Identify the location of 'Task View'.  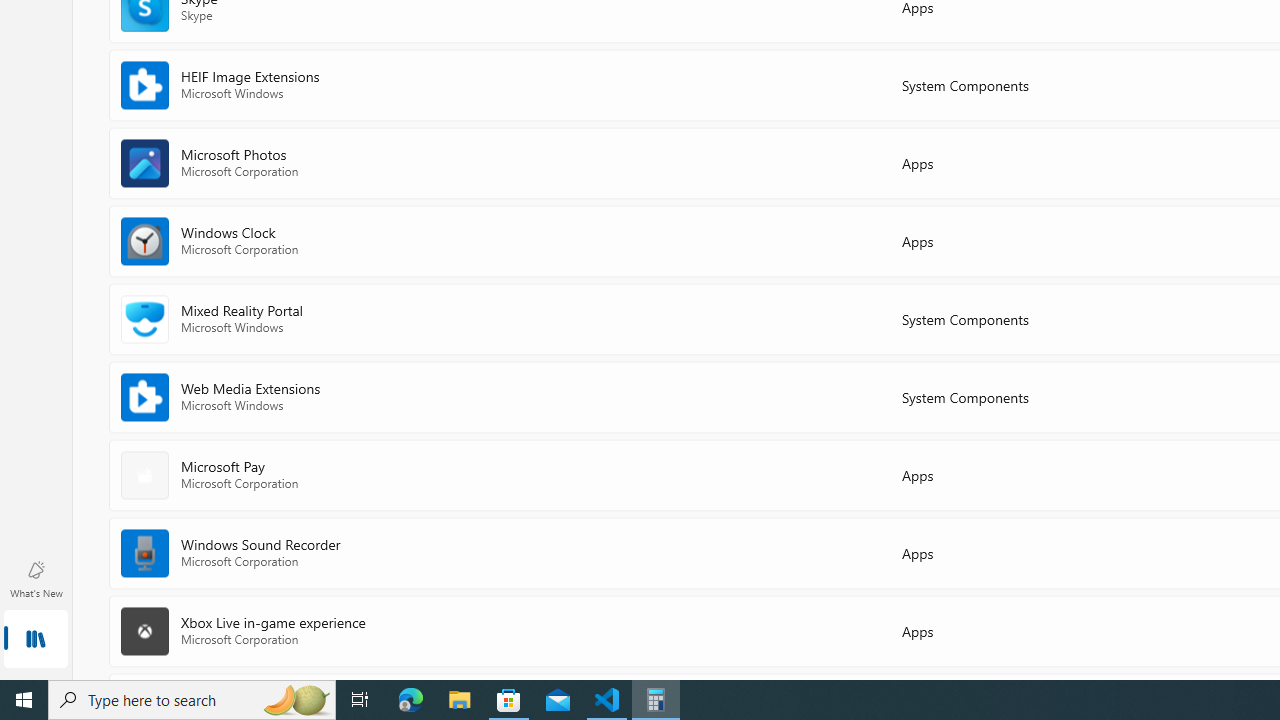
(359, 698).